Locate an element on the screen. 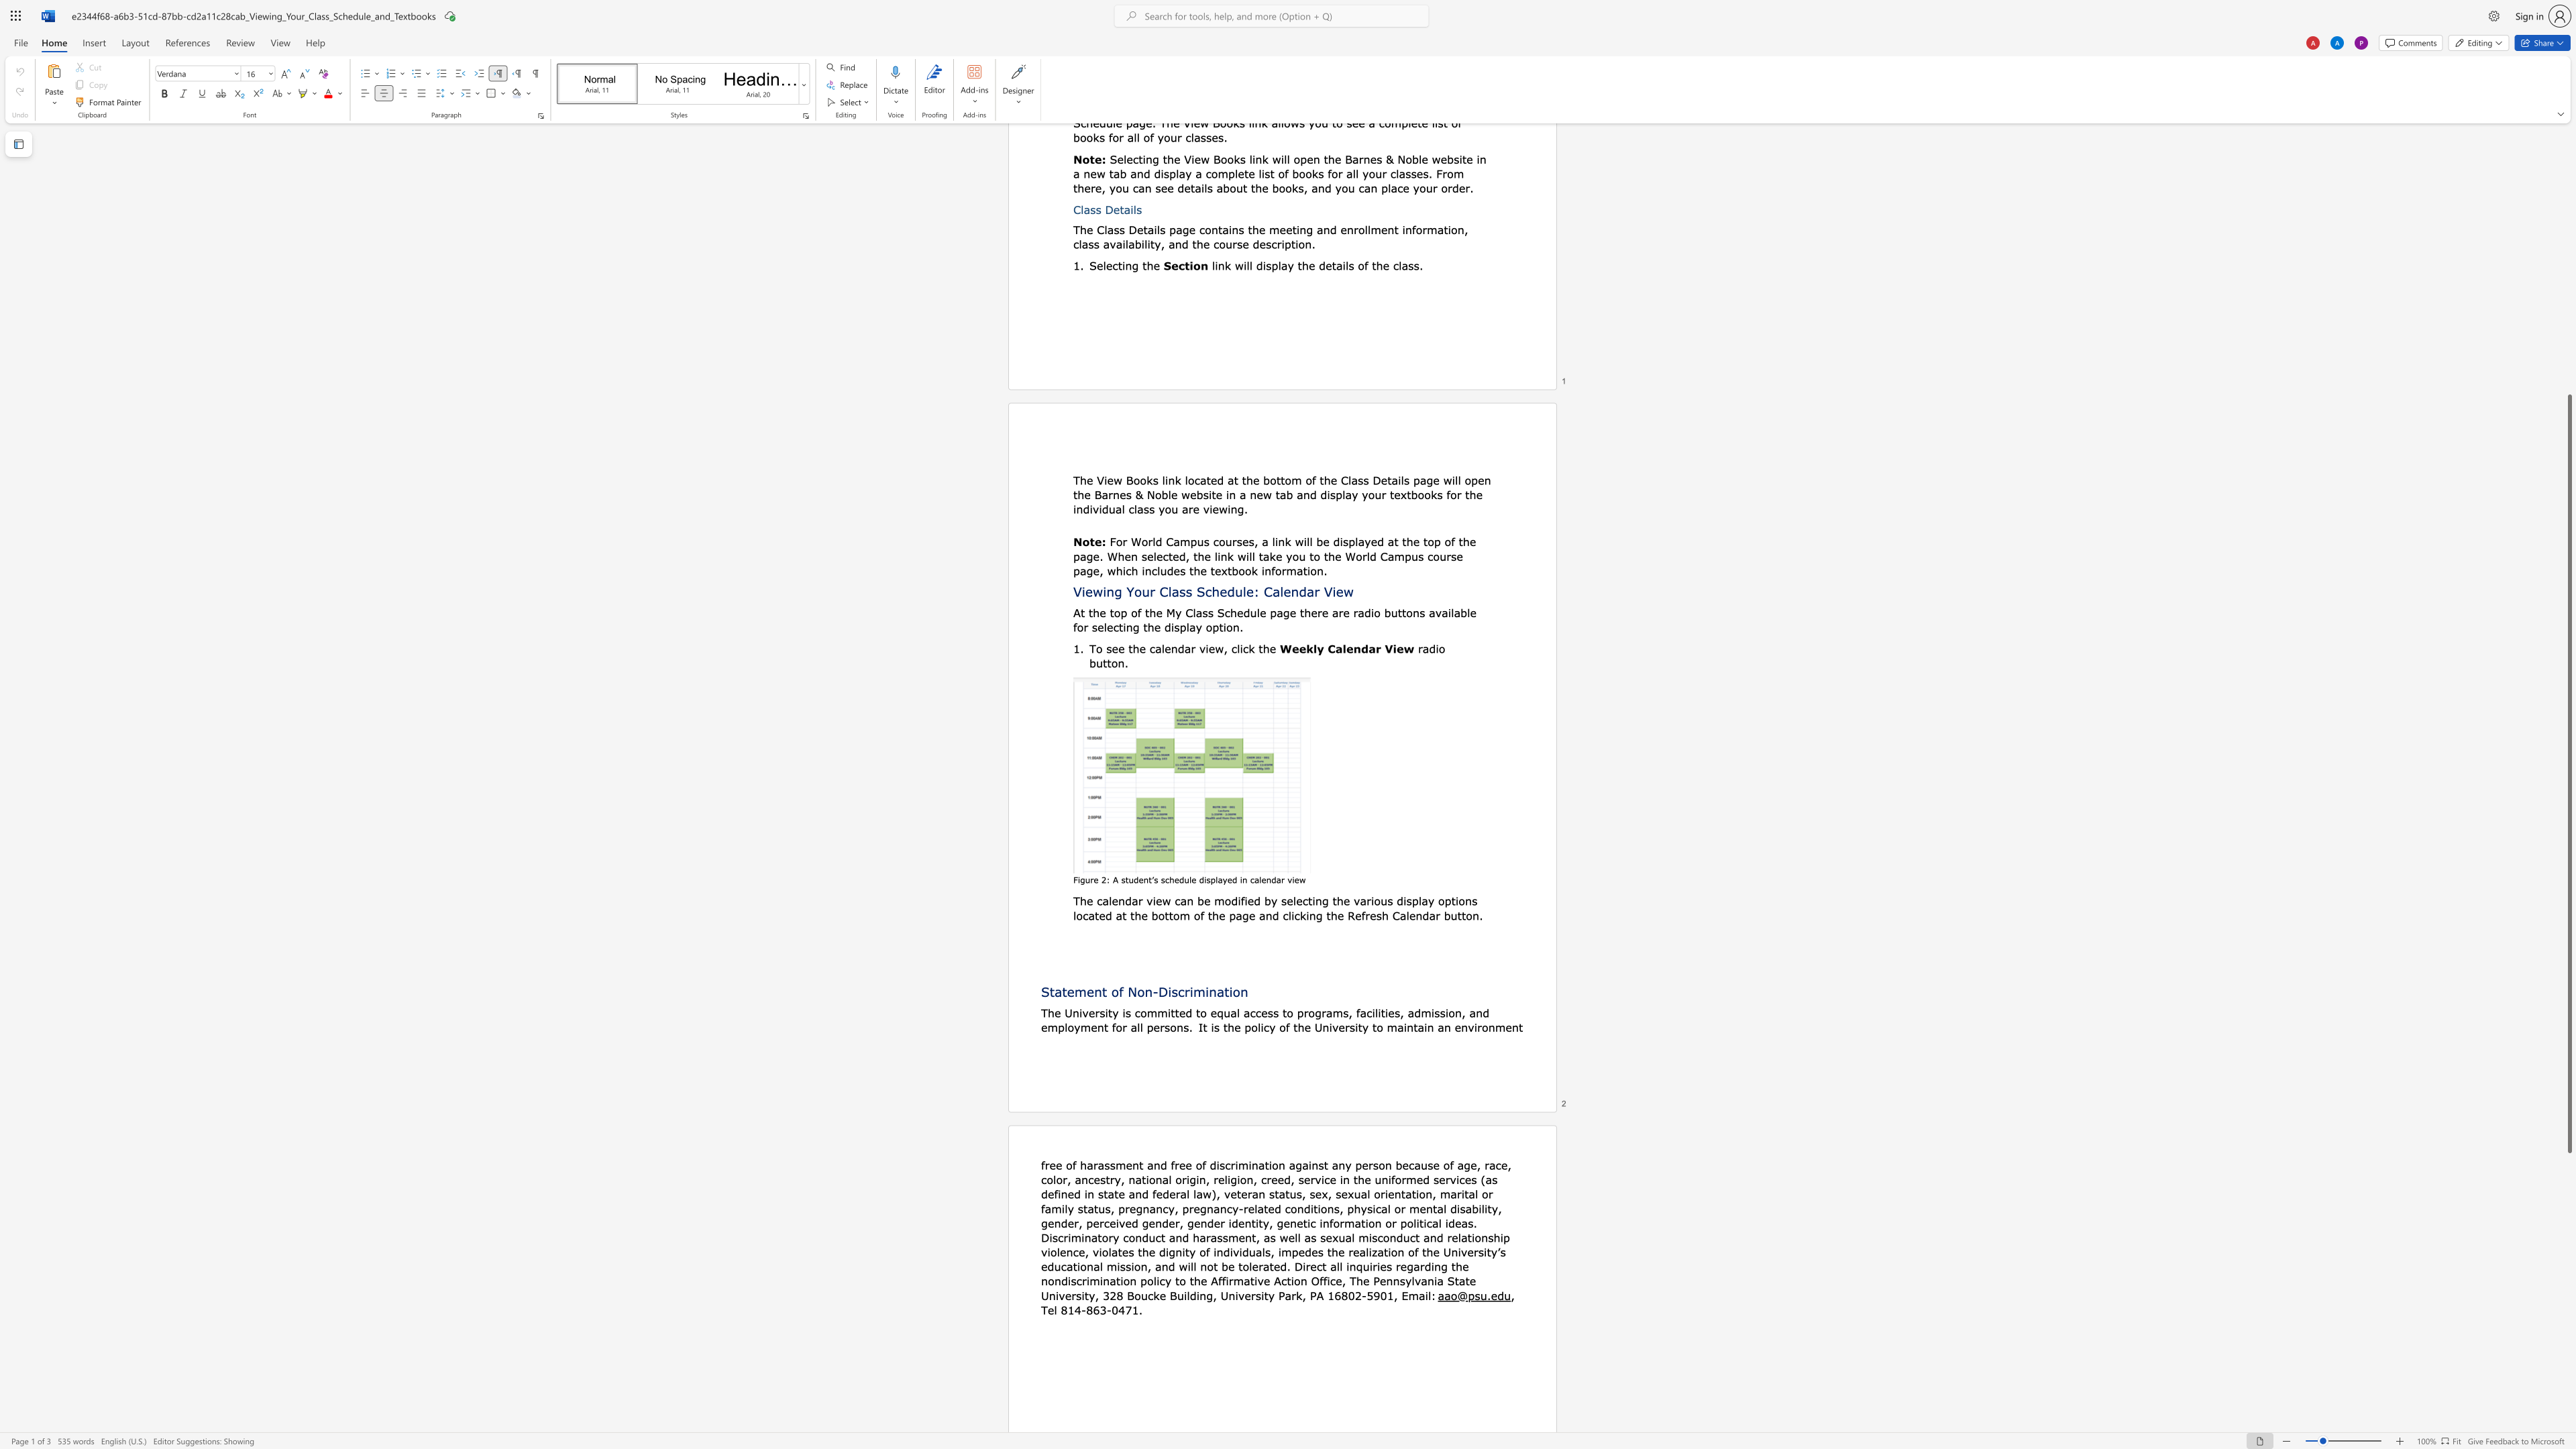  the scrollbar is located at coordinates (2568, 262).